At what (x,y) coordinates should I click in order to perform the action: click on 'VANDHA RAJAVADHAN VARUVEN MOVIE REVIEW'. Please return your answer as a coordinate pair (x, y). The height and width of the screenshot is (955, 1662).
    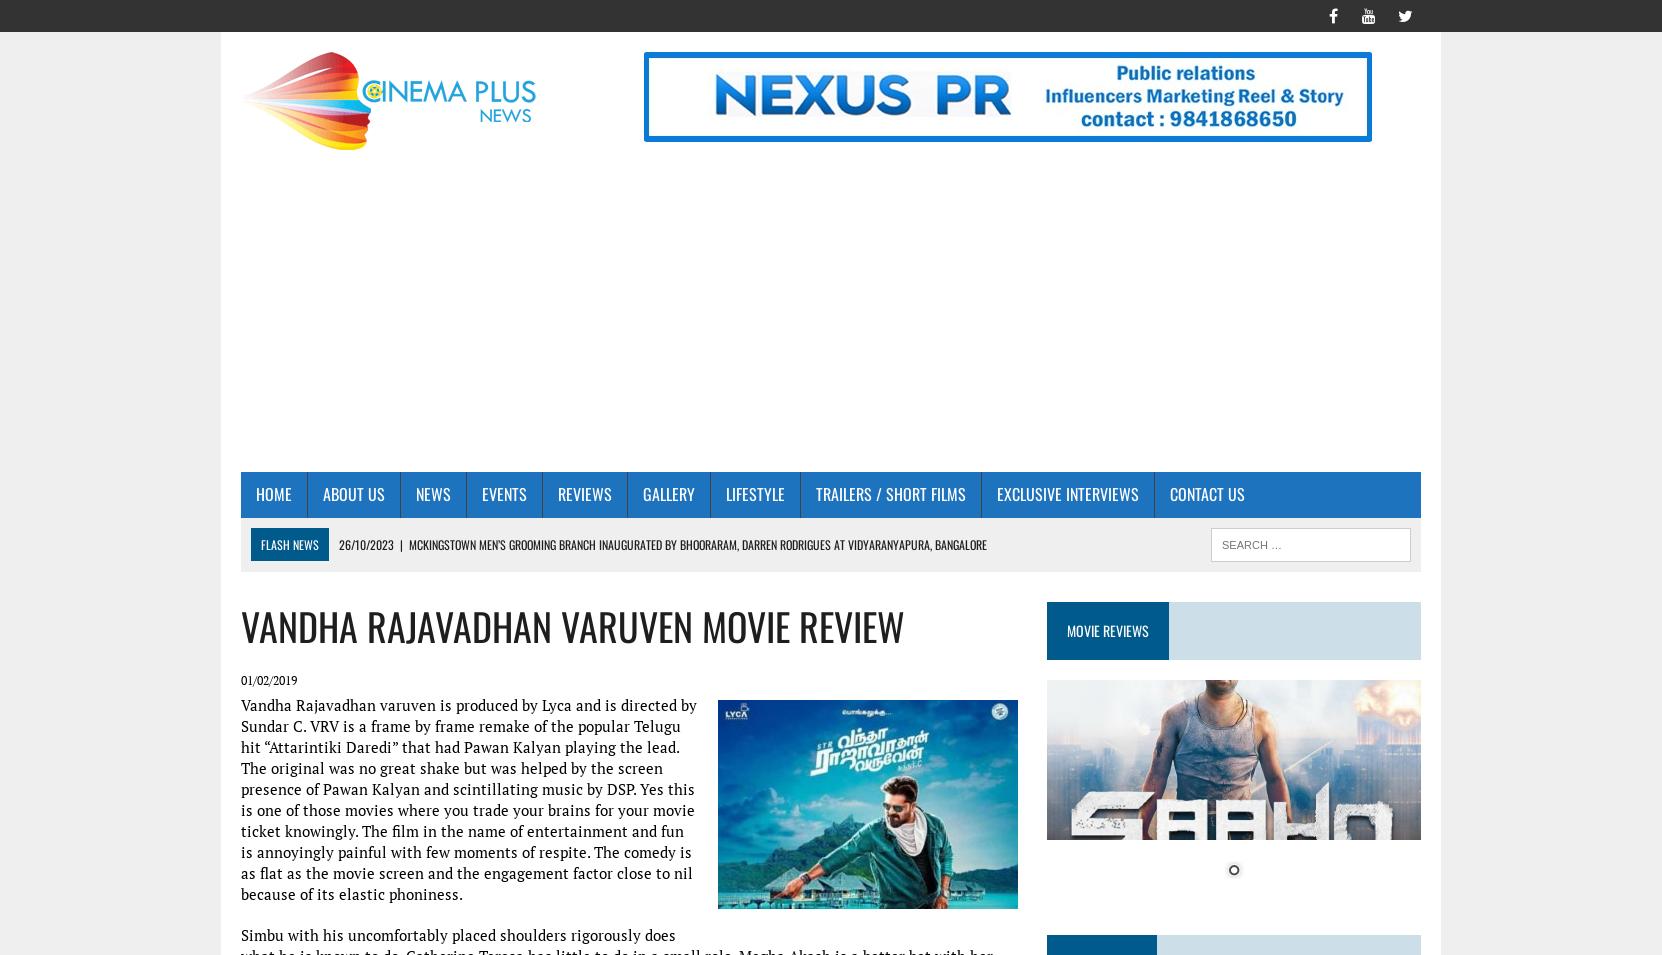
    Looking at the image, I should click on (572, 625).